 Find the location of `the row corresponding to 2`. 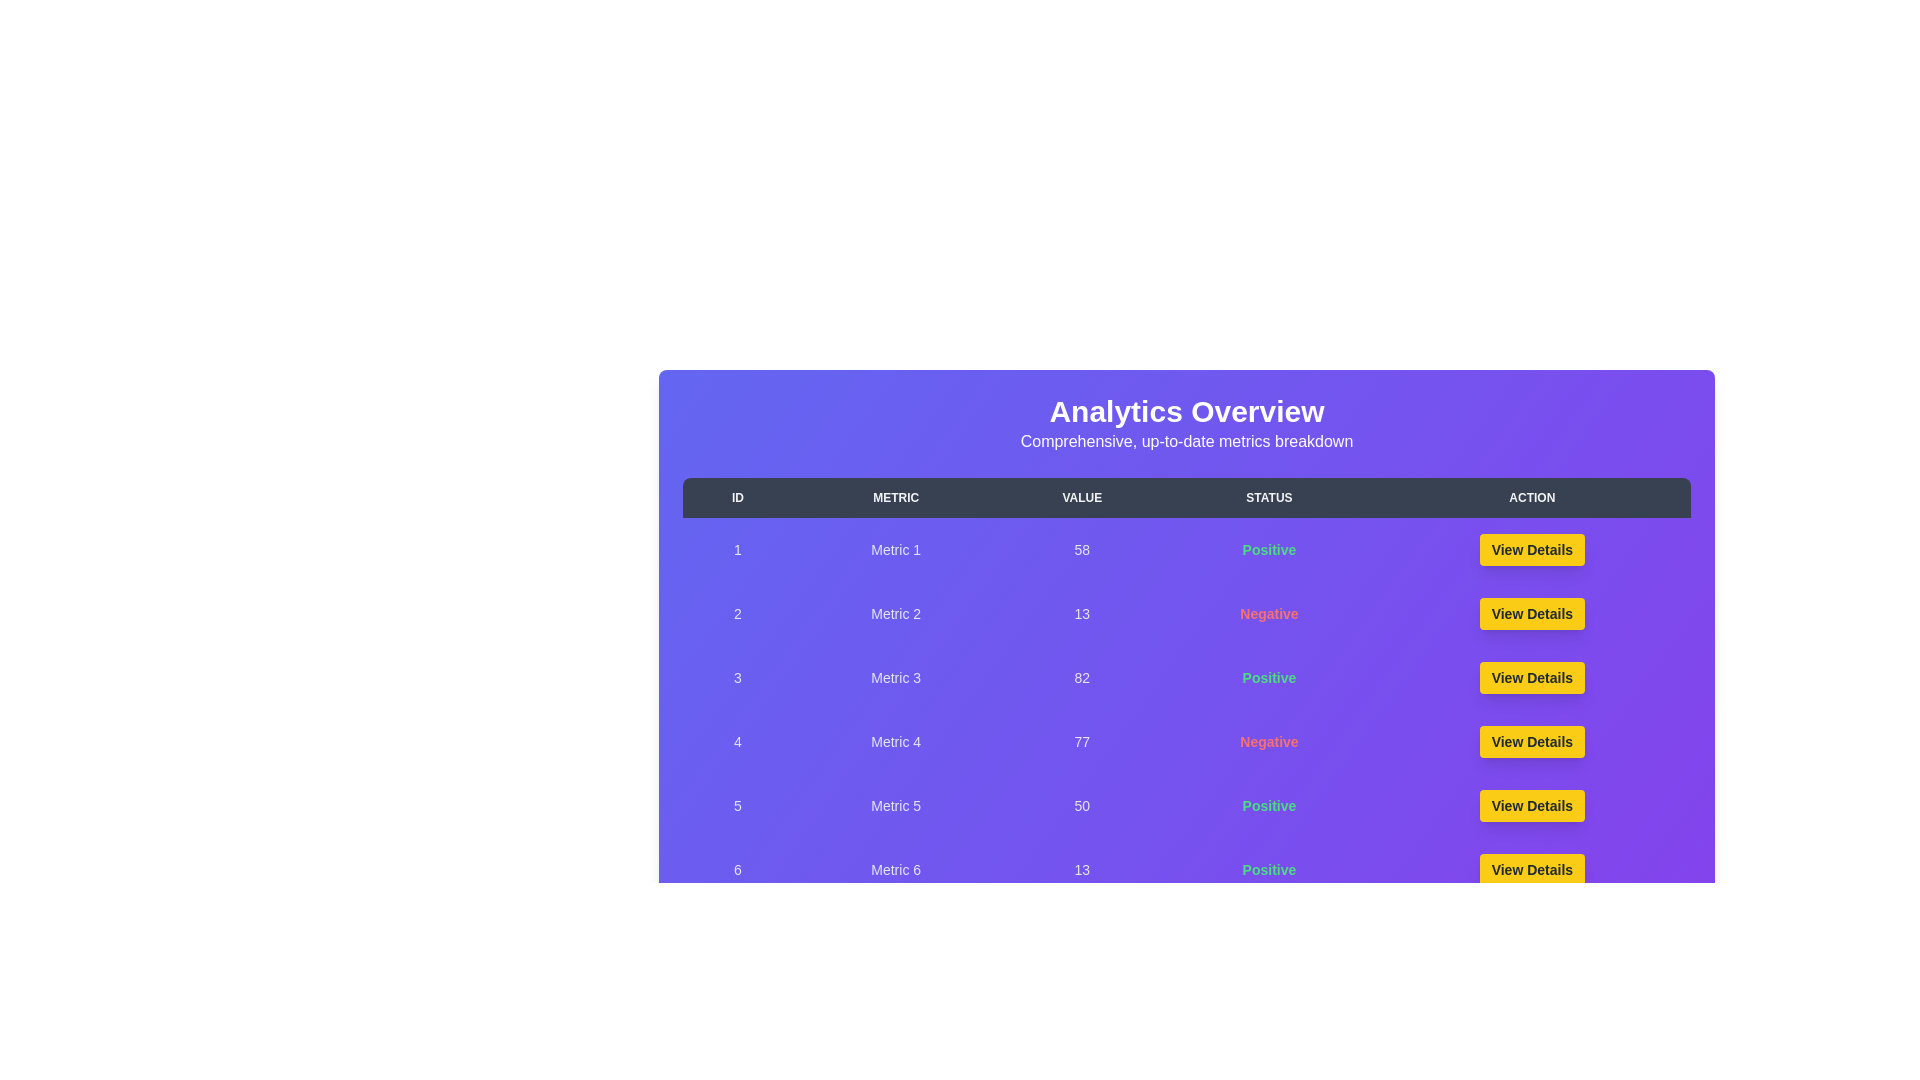

the row corresponding to 2 is located at coordinates (1186, 612).